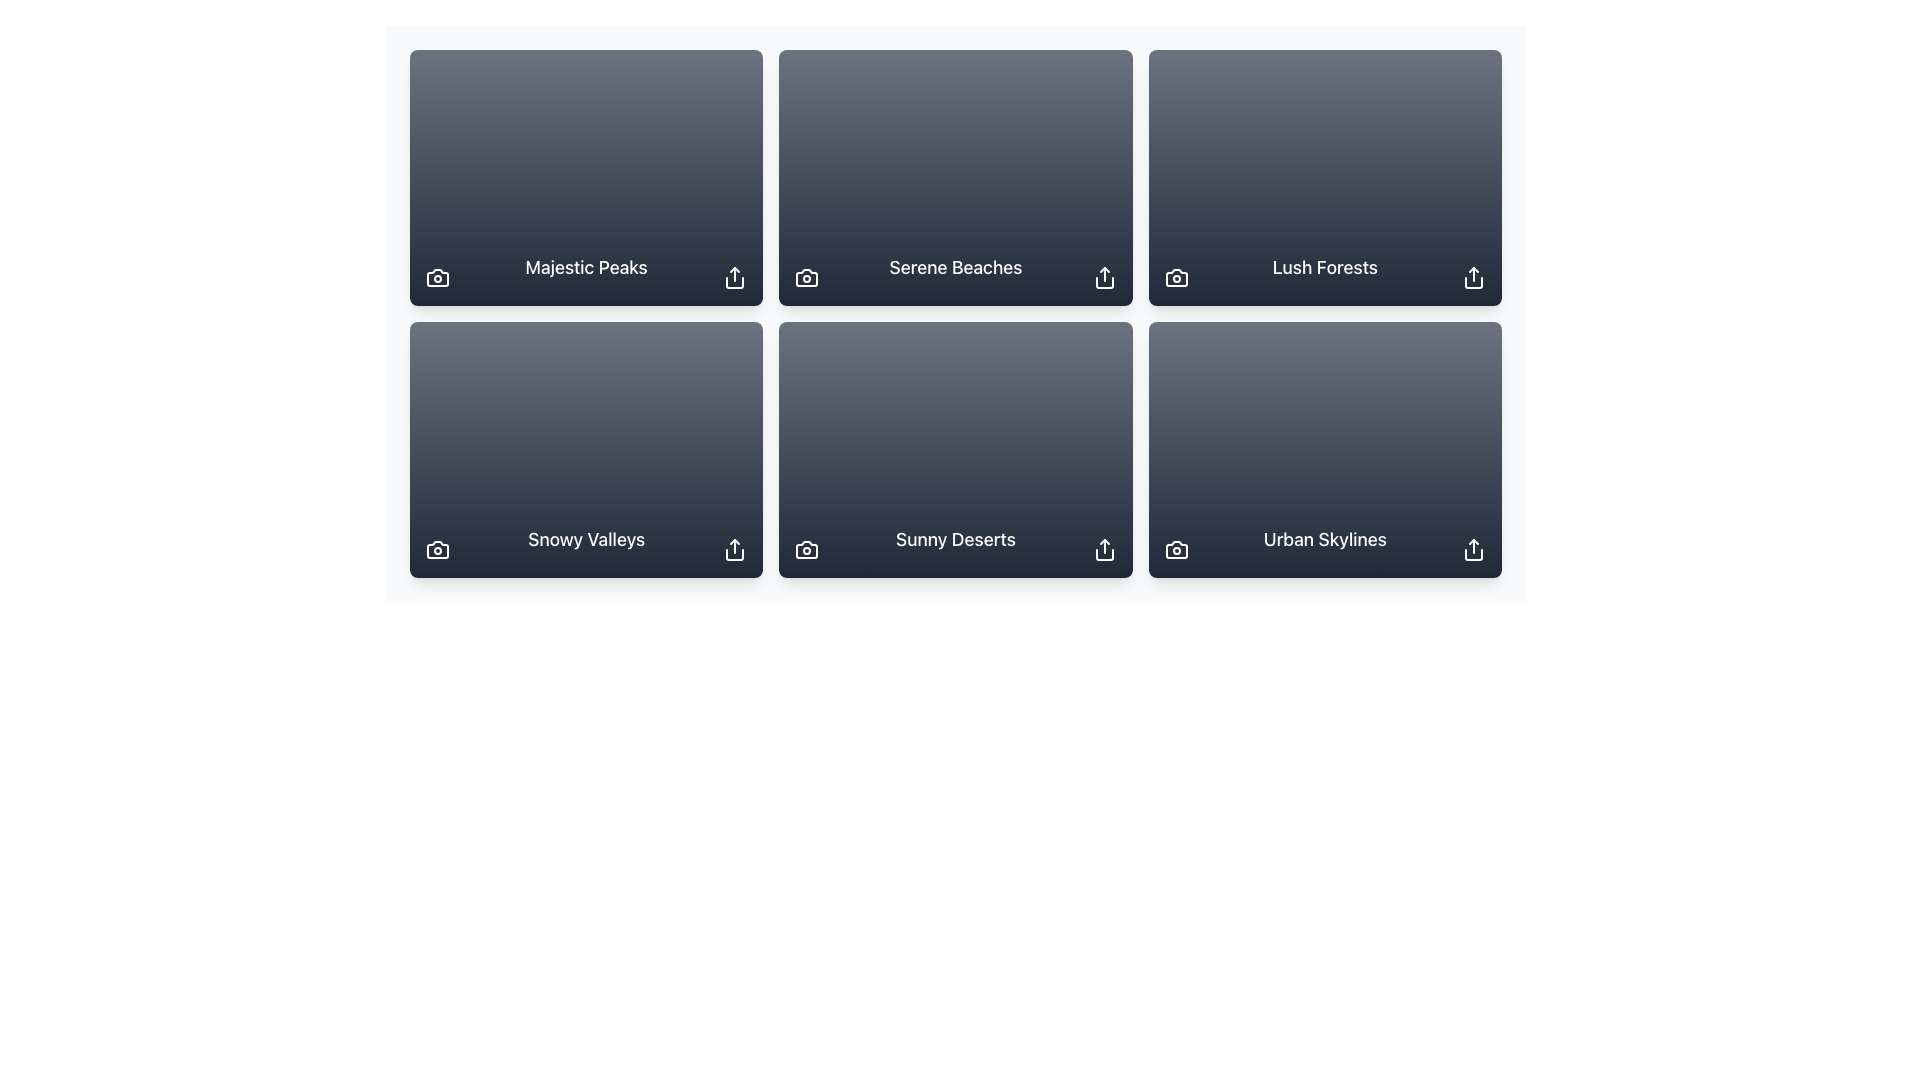 Image resolution: width=1920 pixels, height=1080 pixels. Describe the element at coordinates (585, 266) in the screenshot. I see `the text element that serves as a label for the card, summarizing the theme 'Majestic Peaks', located in the first row, first column of the grid layout` at that location.